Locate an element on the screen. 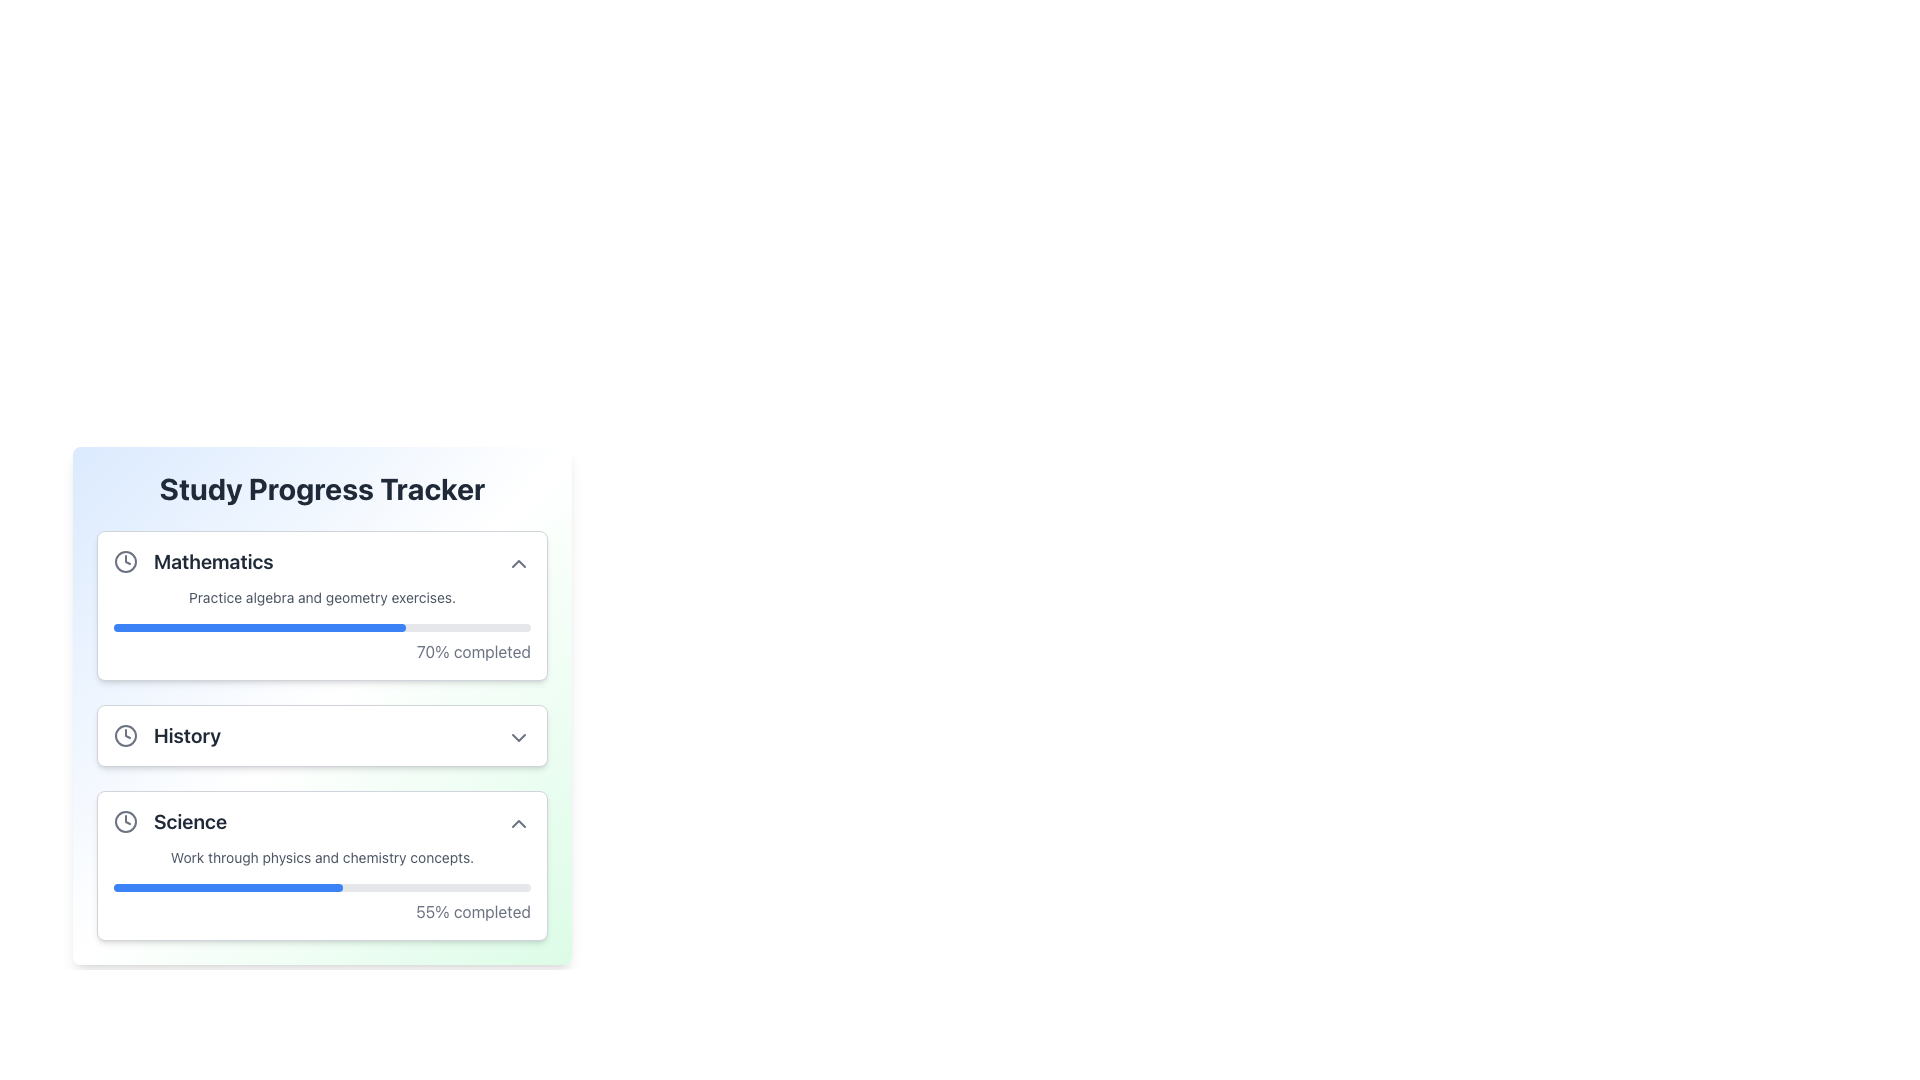  the clock icon in the row containing the 'Science' label, which is located in the third section of the vertical list is located at coordinates (124, 821).